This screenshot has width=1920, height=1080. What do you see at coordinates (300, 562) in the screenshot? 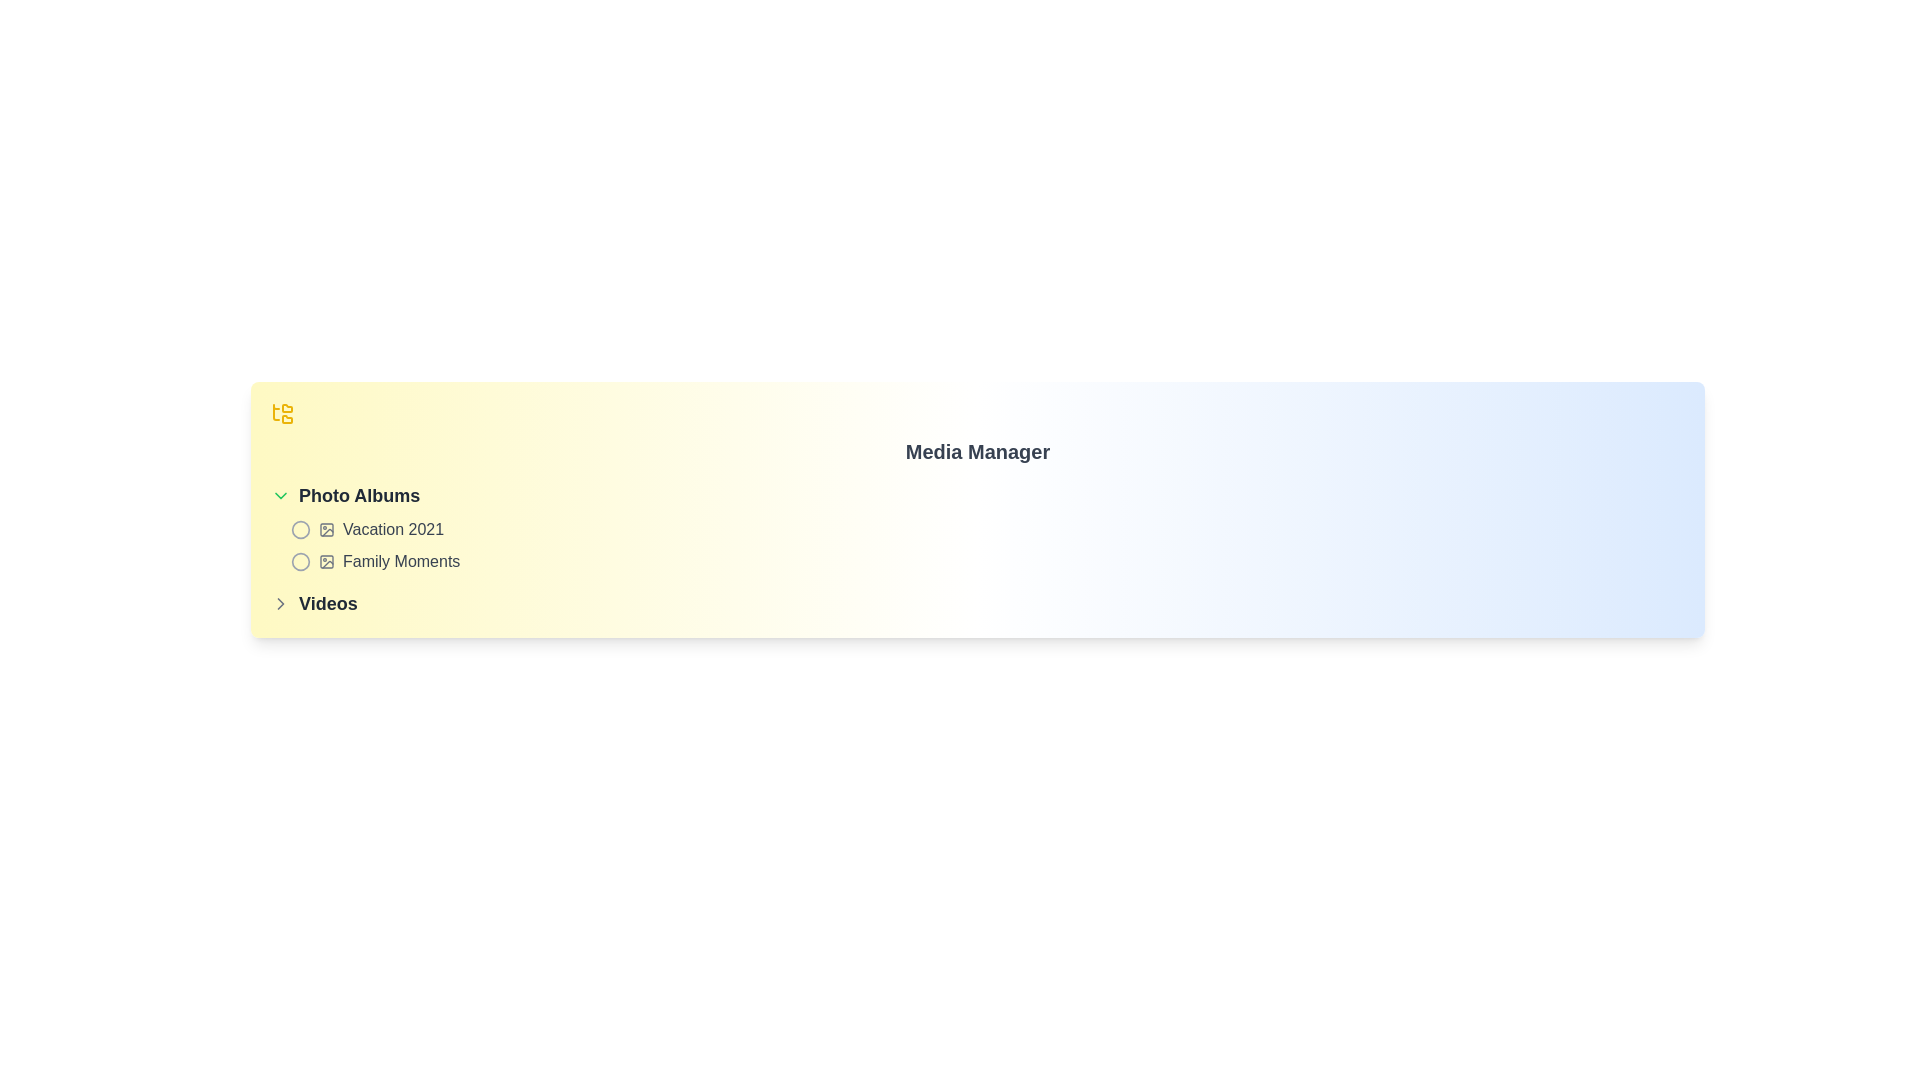
I see `the radio button labeled 'Family Moments'` at bounding box center [300, 562].